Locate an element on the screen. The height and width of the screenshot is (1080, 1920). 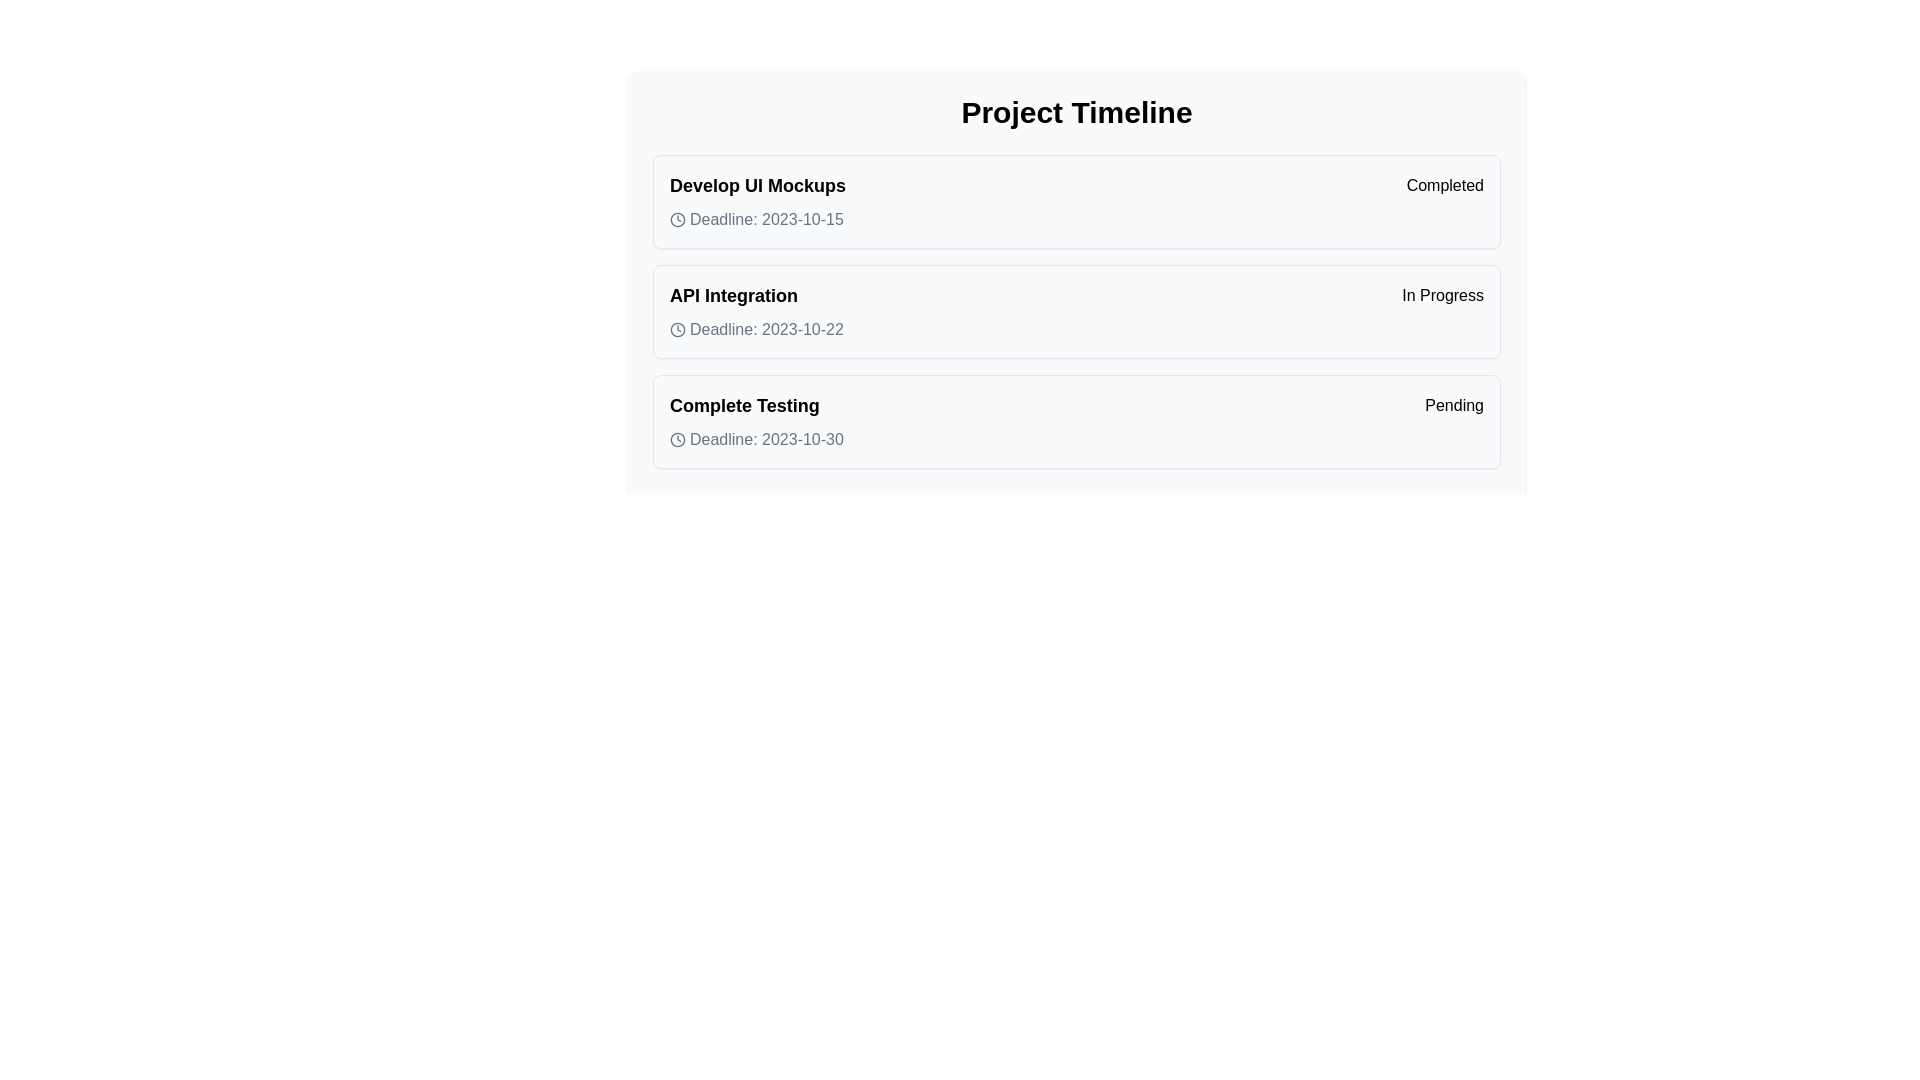
the clock icon located on the left side of the 'Deadline: 2023-10-22' text in the 'API Integration' section of the timeline structure is located at coordinates (677, 329).